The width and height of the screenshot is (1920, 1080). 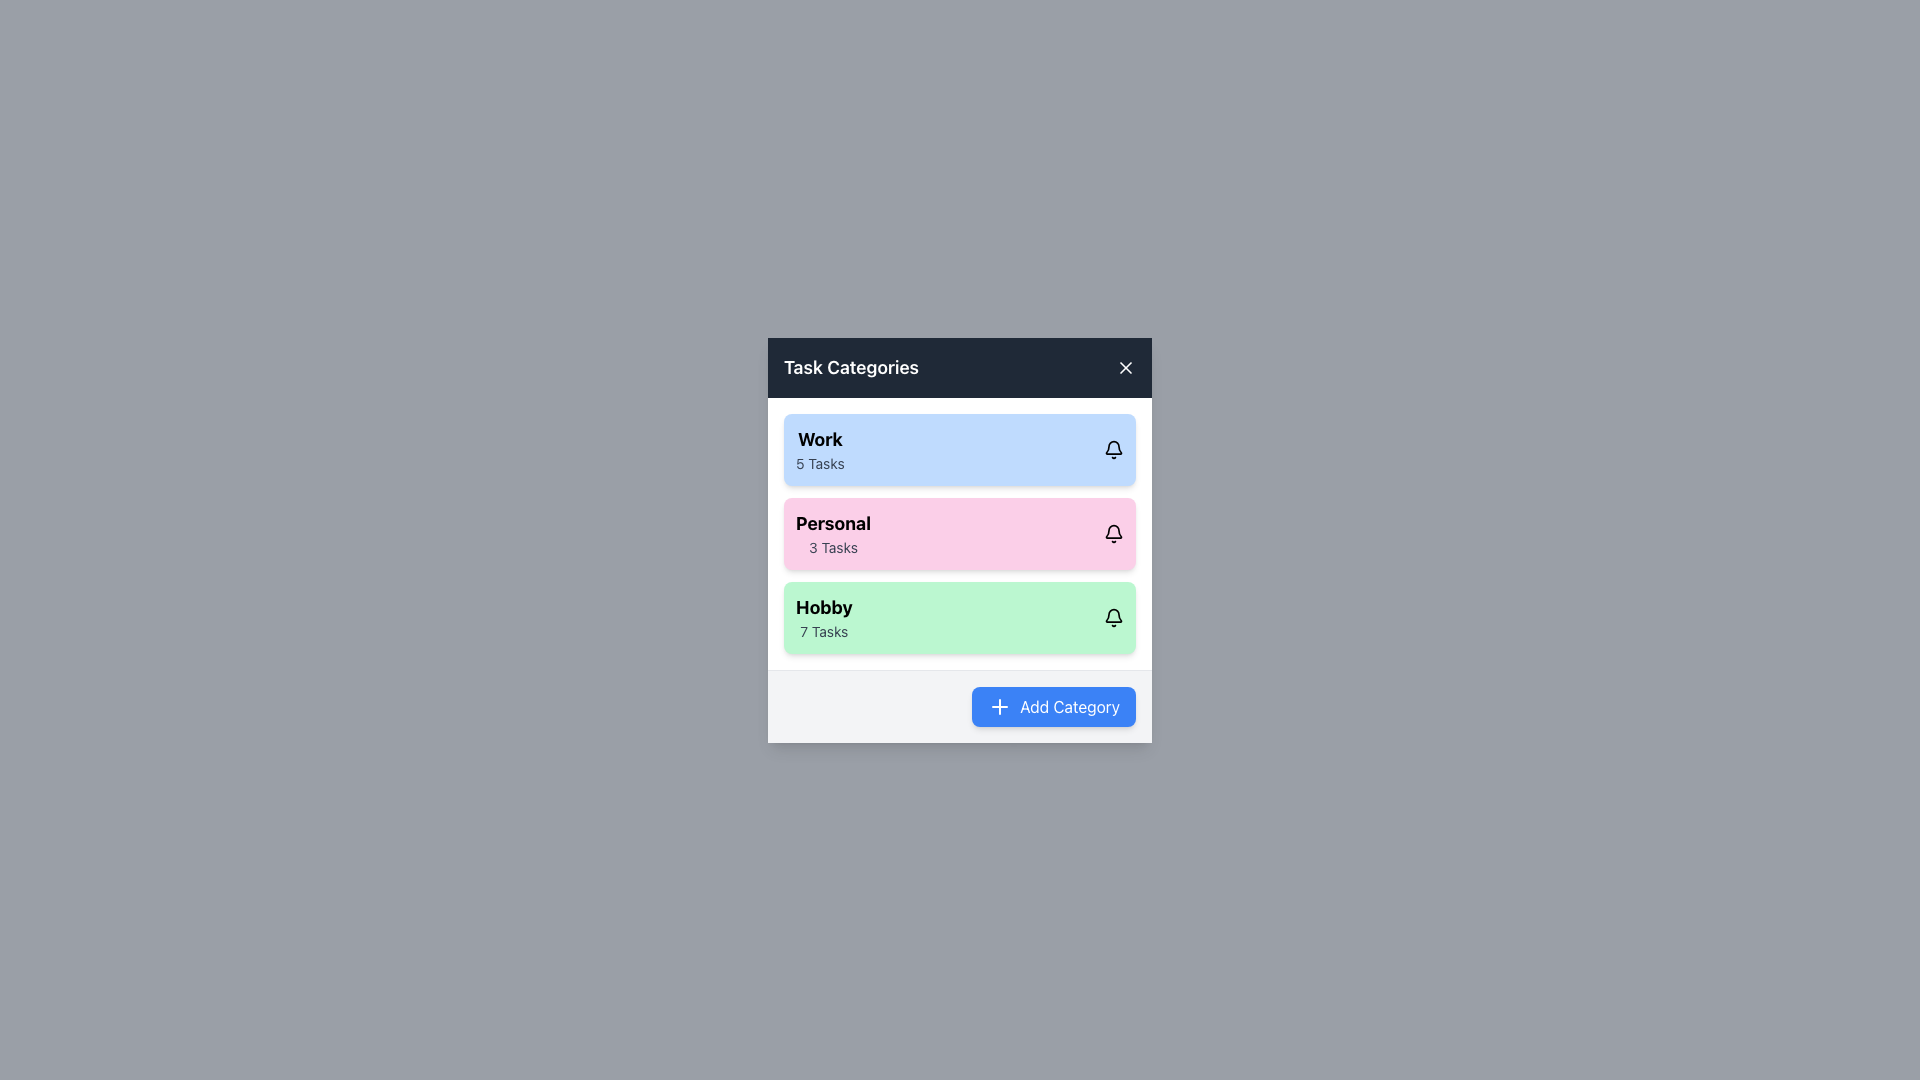 What do you see at coordinates (960, 540) in the screenshot?
I see `the 'Personal' task category card, which displays '3 Tasks' and is positioned between the 'Work' and 'Hobby' categories in the list` at bounding box center [960, 540].